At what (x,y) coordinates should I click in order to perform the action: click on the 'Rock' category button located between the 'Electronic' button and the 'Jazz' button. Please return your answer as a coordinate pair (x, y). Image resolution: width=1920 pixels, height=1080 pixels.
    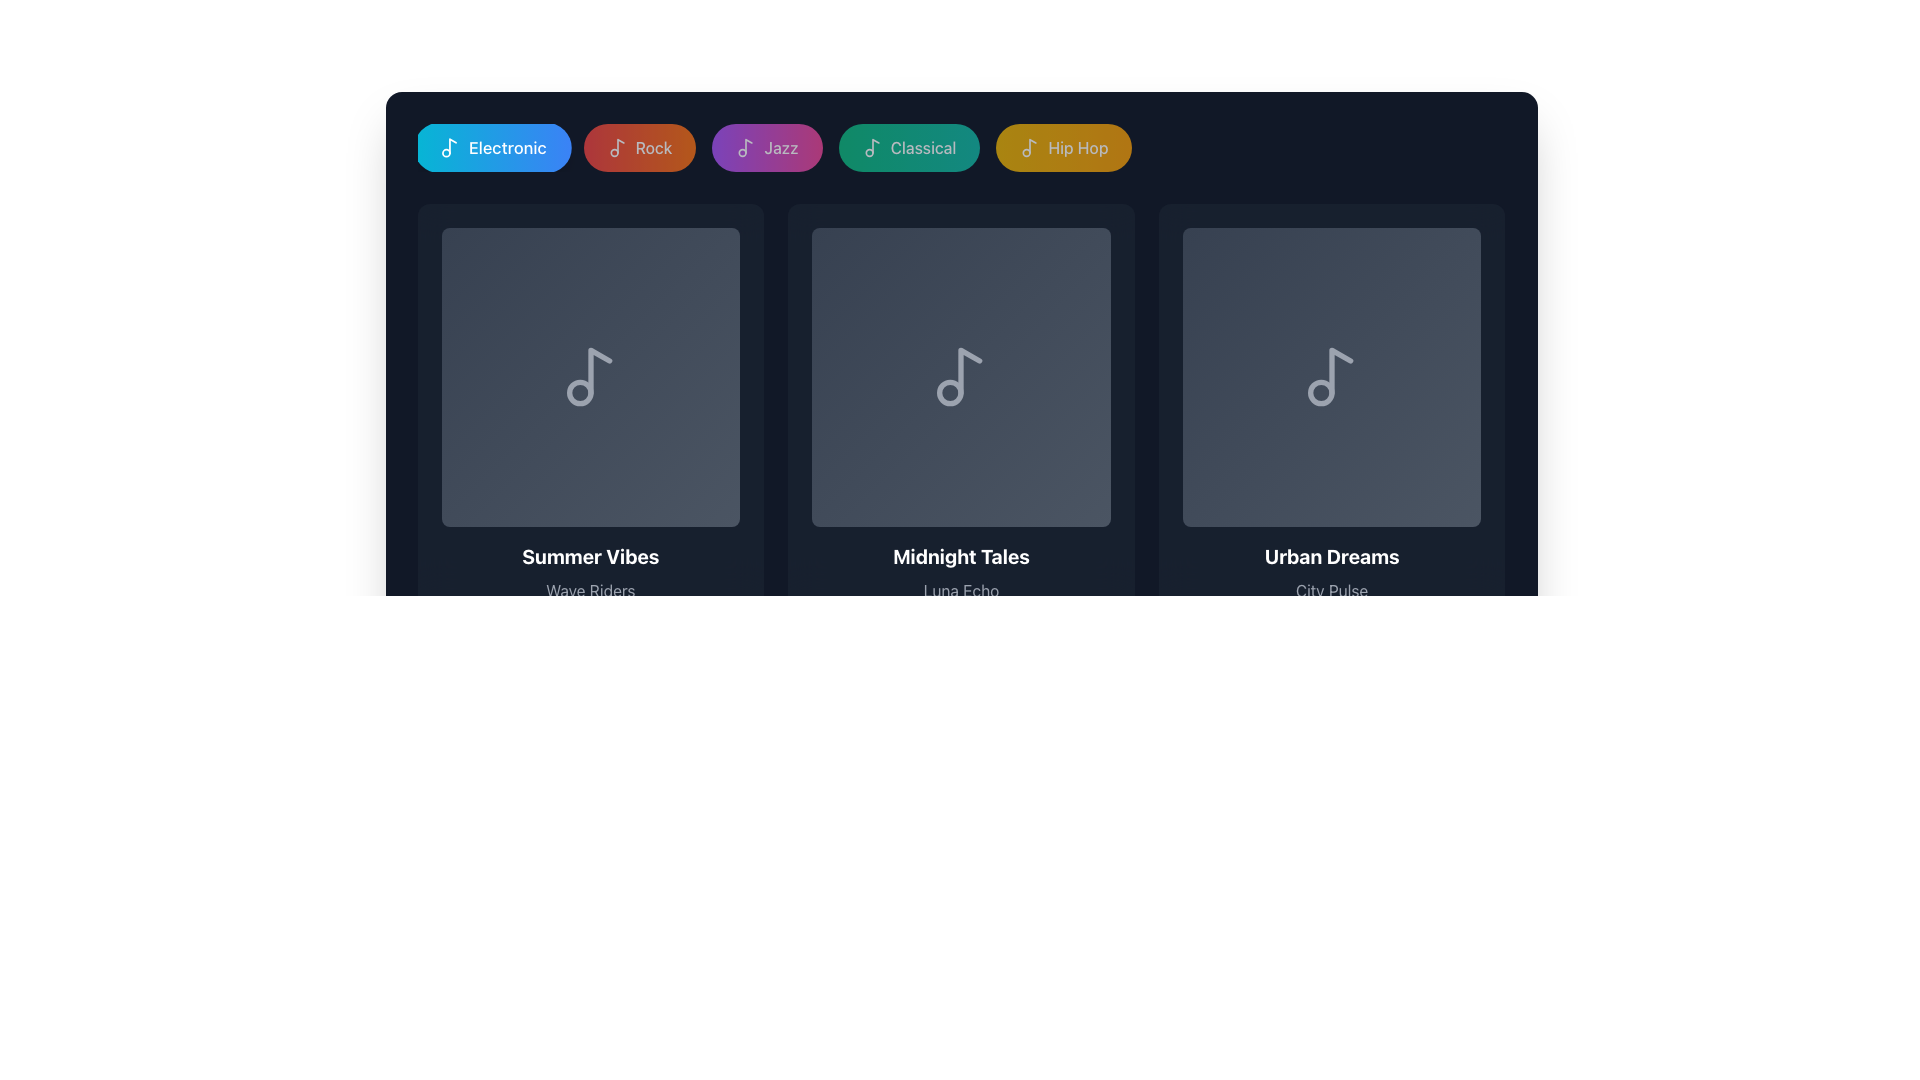
    Looking at the image, I should click on (638, 146).